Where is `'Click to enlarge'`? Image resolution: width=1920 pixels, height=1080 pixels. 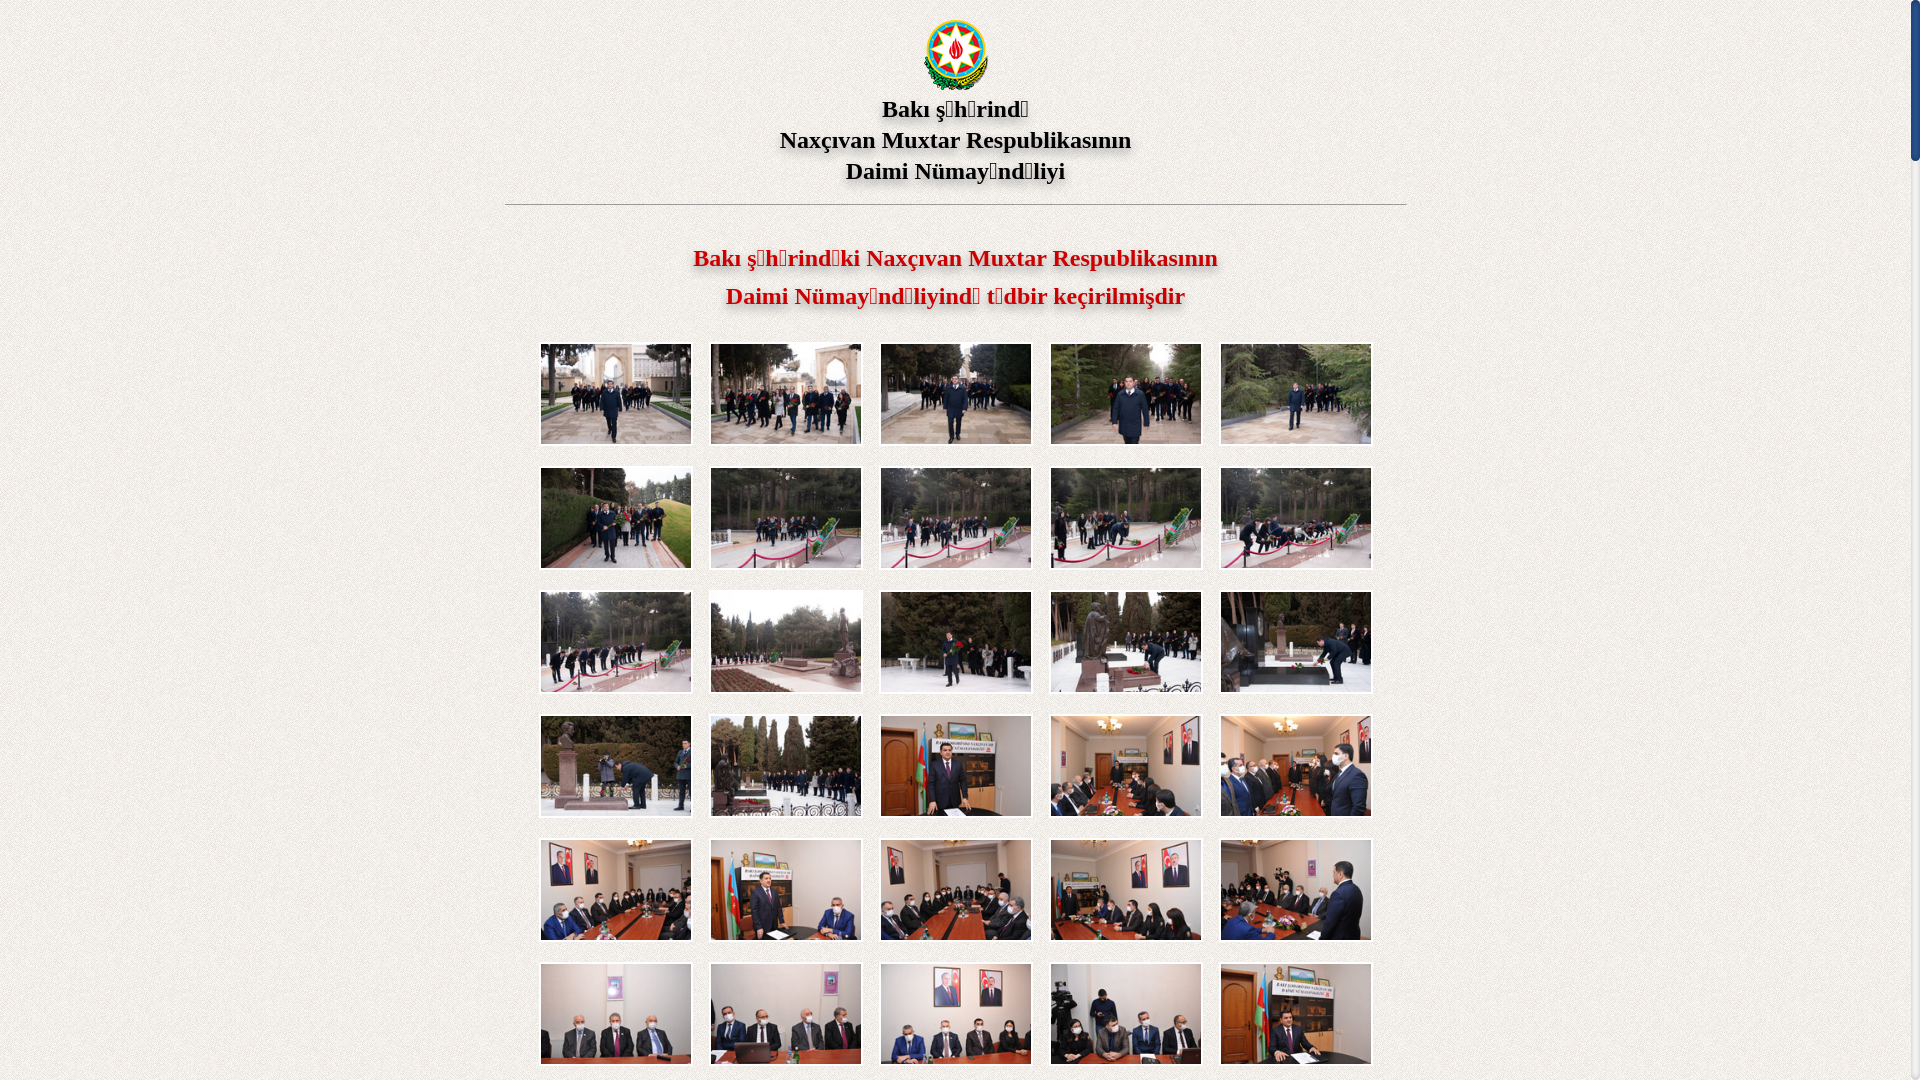
'Click to enlarge' is located at coordinates (613, 393).